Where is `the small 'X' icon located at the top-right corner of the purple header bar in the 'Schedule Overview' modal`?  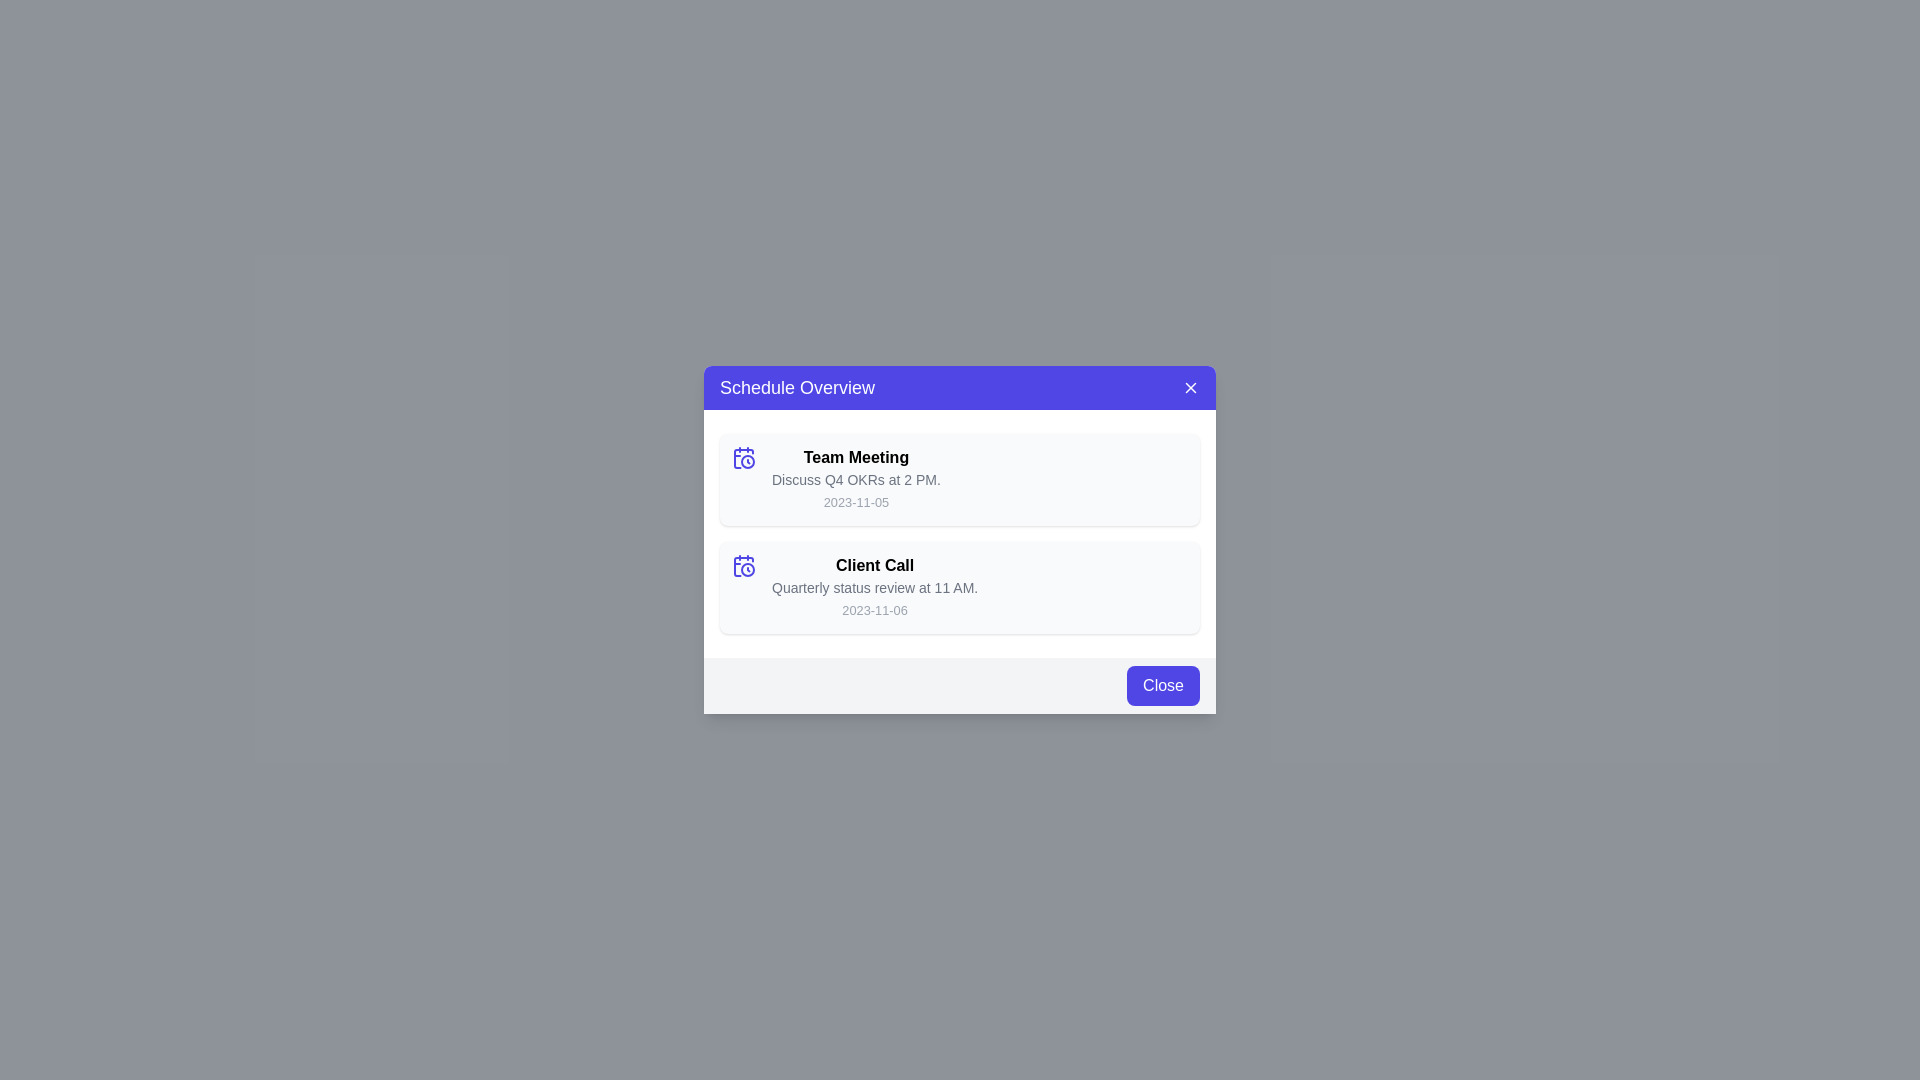 the small 'X' icon located at the top-right corner of the purple header bar in the 'Schedule Overview' modal is located at coordinates (1190, 388).